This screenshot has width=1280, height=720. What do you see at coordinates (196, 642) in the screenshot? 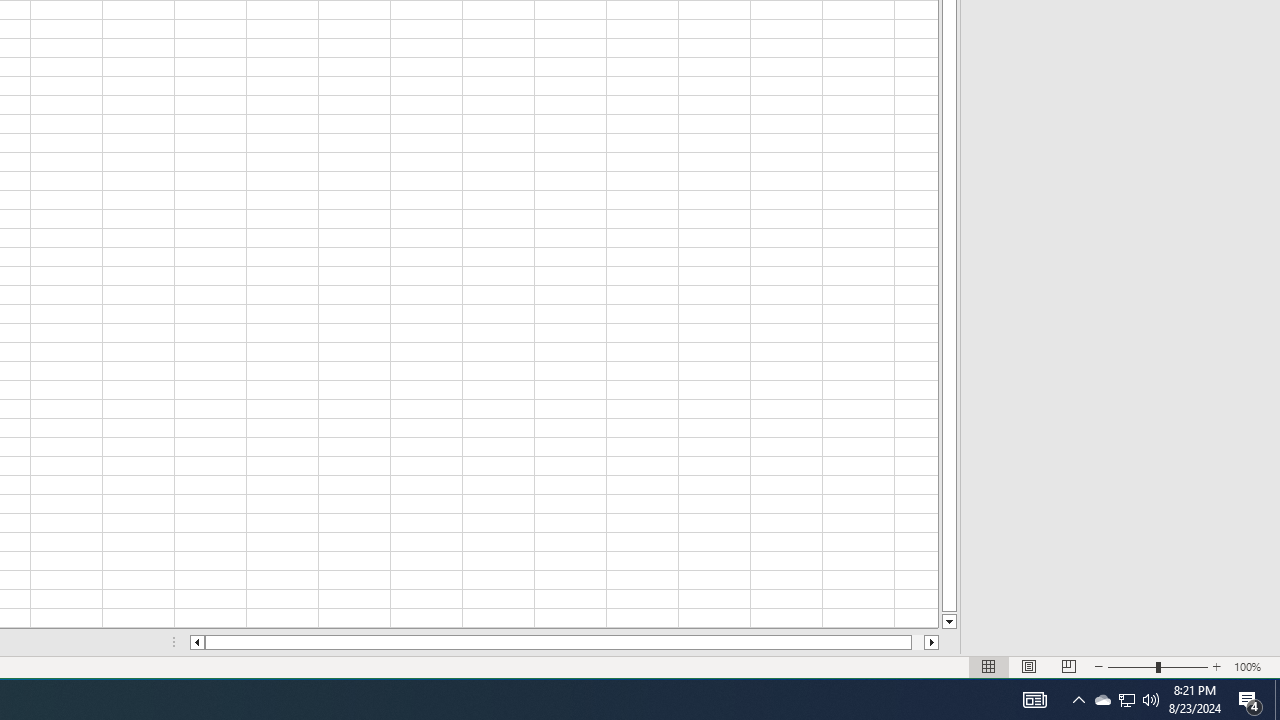
I see `'Column left'` at bounding box center [196, 642].